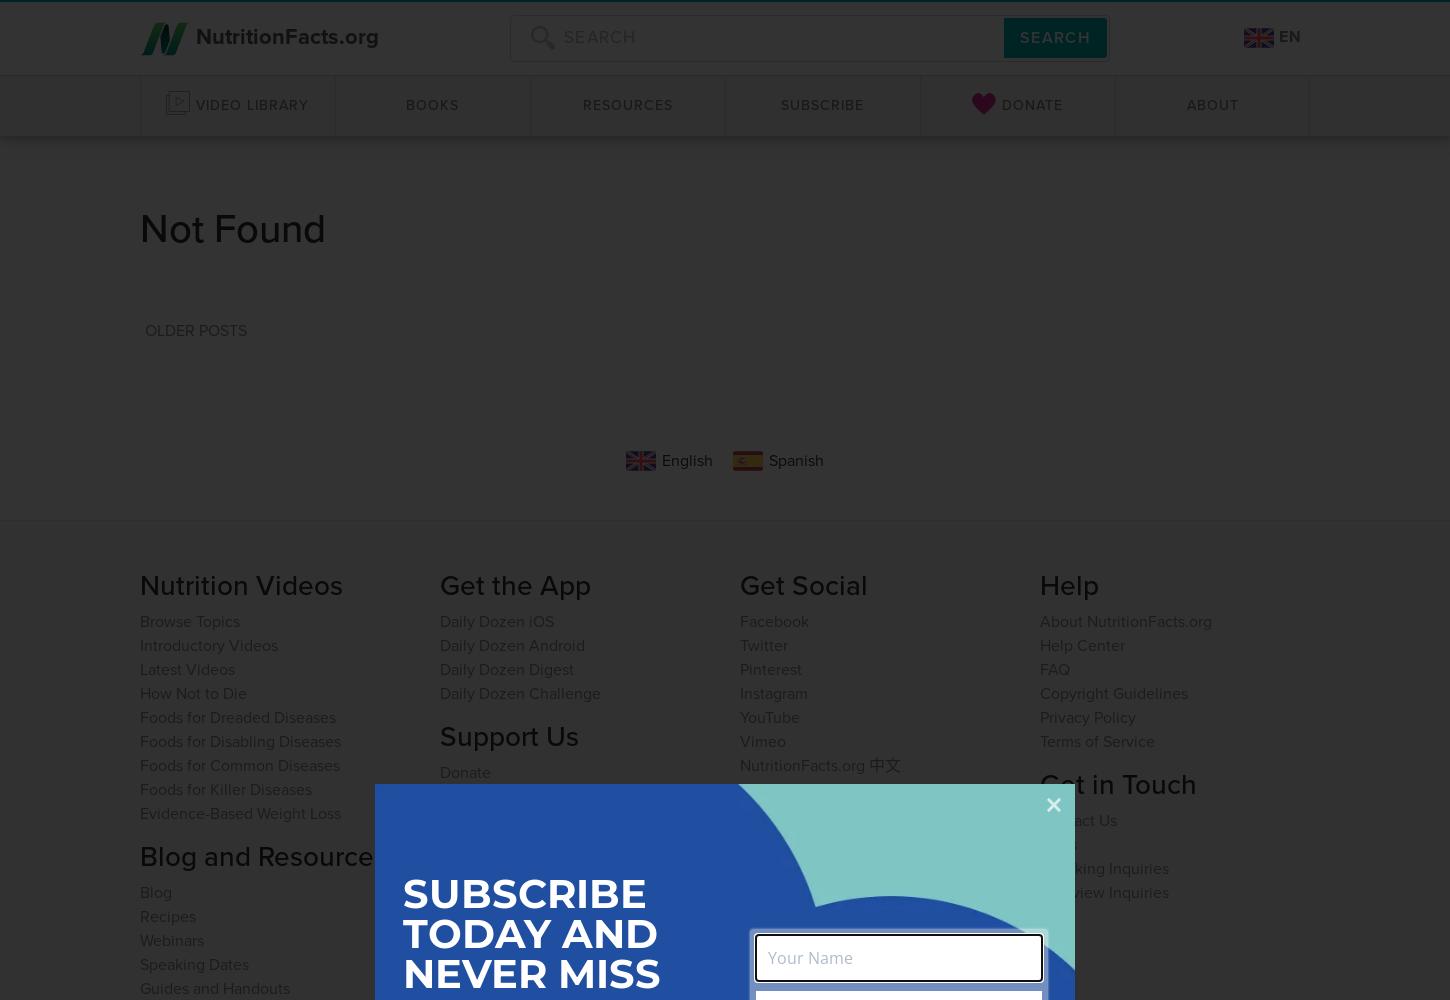 The width and height of the screenshot is (1450, 1000). What do you see at coordinates (512, 644) in the screenshot?
I see `'Daily Dozen Android'` at bounding box center [512, 644].